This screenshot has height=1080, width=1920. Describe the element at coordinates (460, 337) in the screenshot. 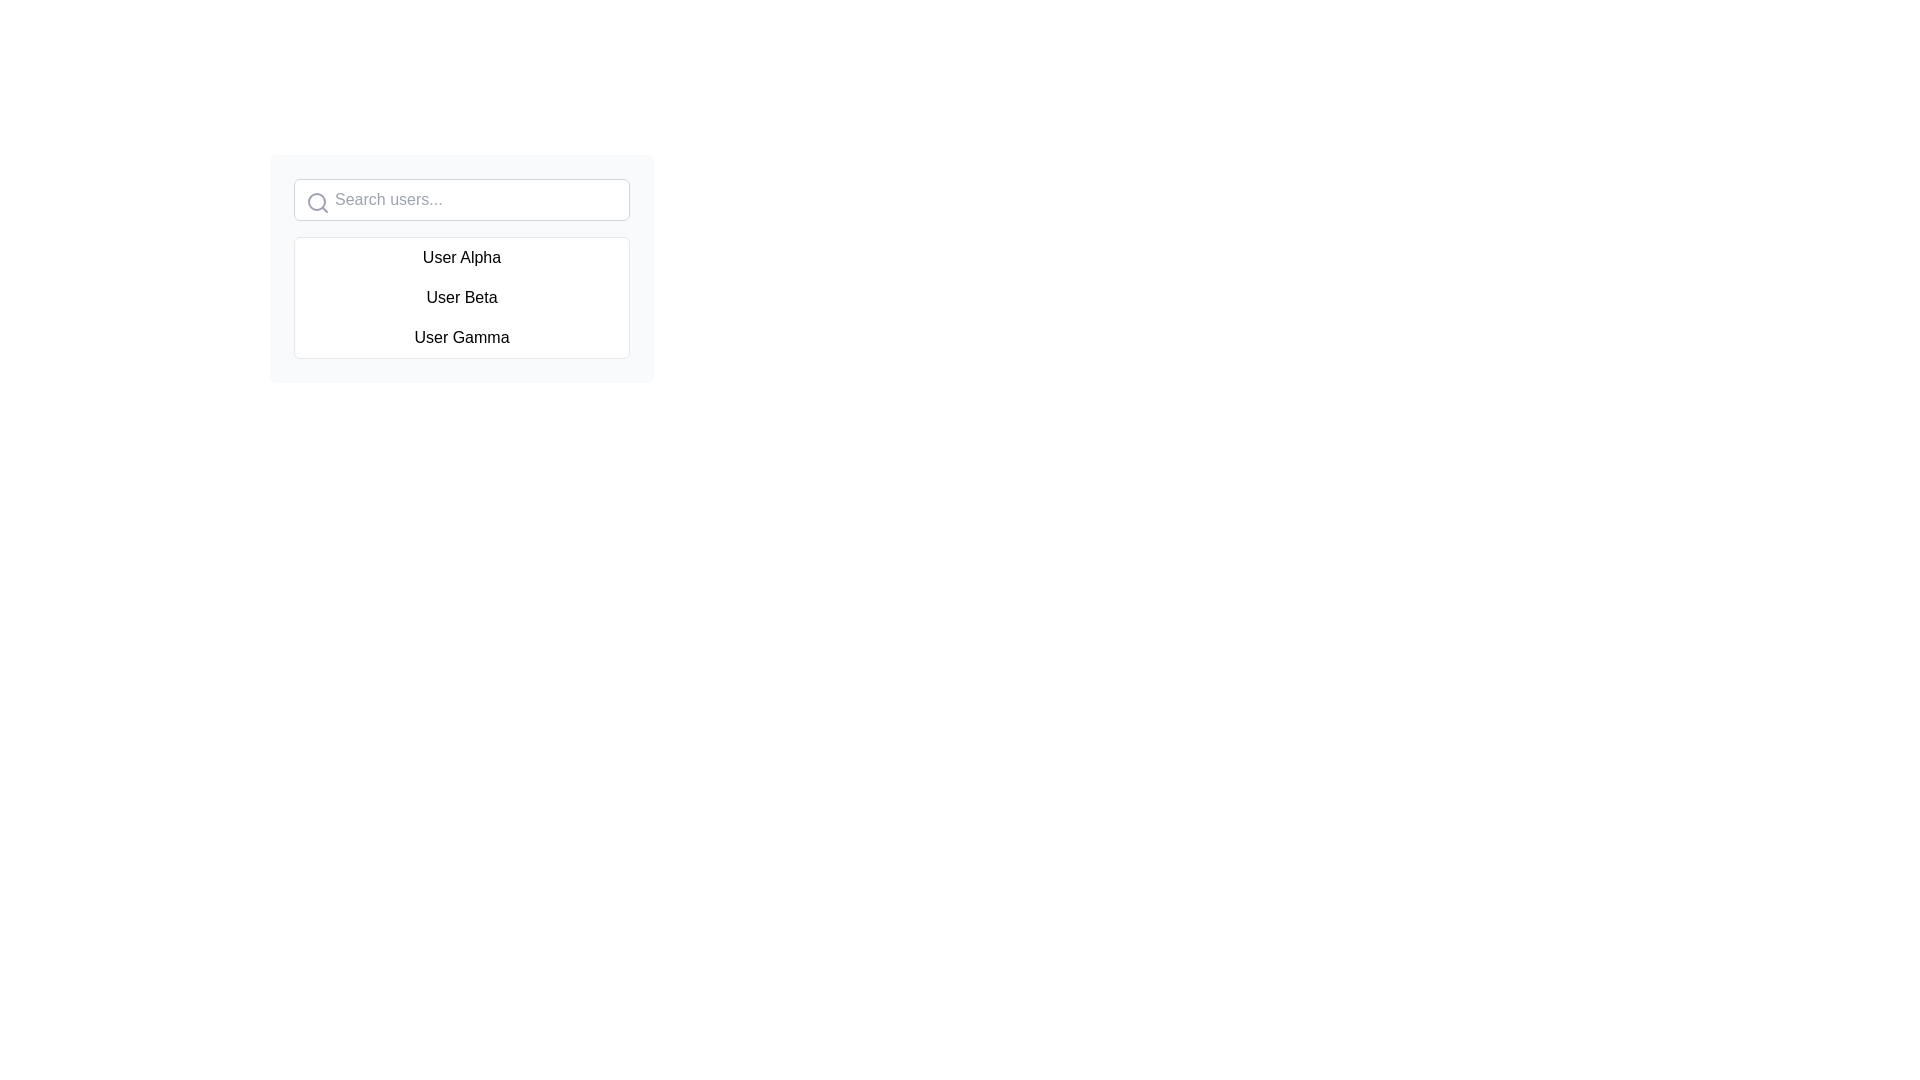

I see `the third item in the list associated with 'User Gamma'` at that location.